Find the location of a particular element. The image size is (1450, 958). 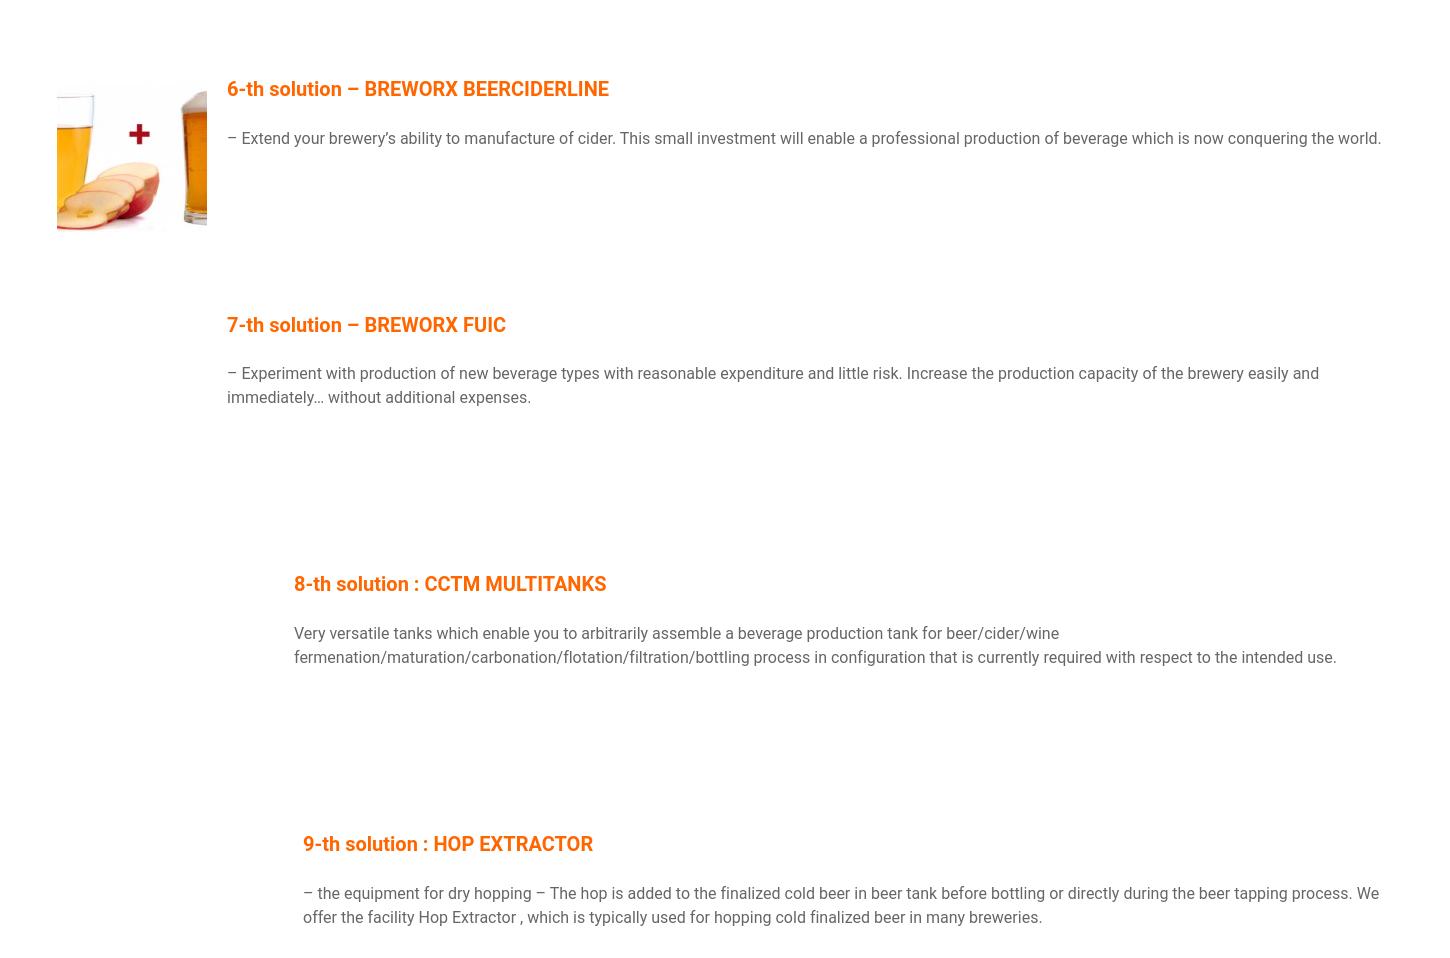

'9-th solution : HOP EXTRACTOR' is located at coordinates (303, 842).